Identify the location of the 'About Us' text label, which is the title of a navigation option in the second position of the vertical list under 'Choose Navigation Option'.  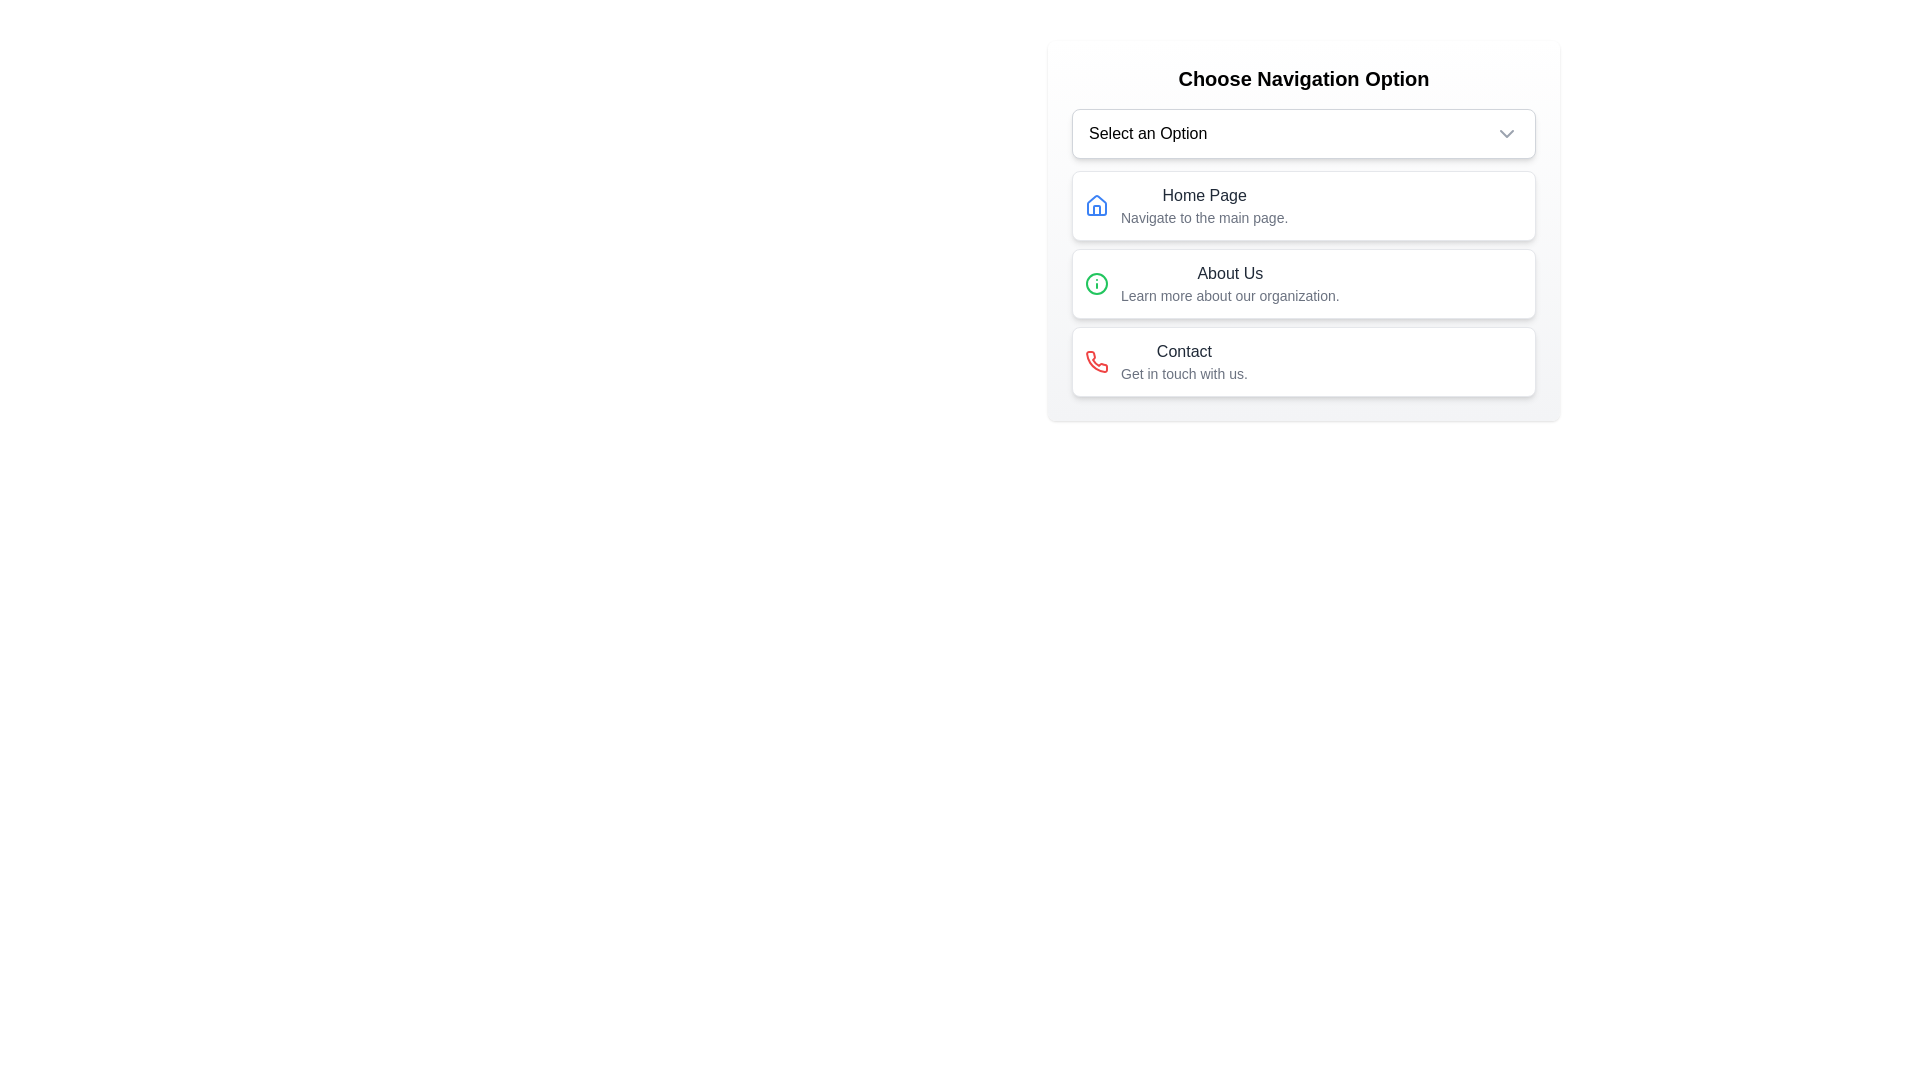
(1229, 273).